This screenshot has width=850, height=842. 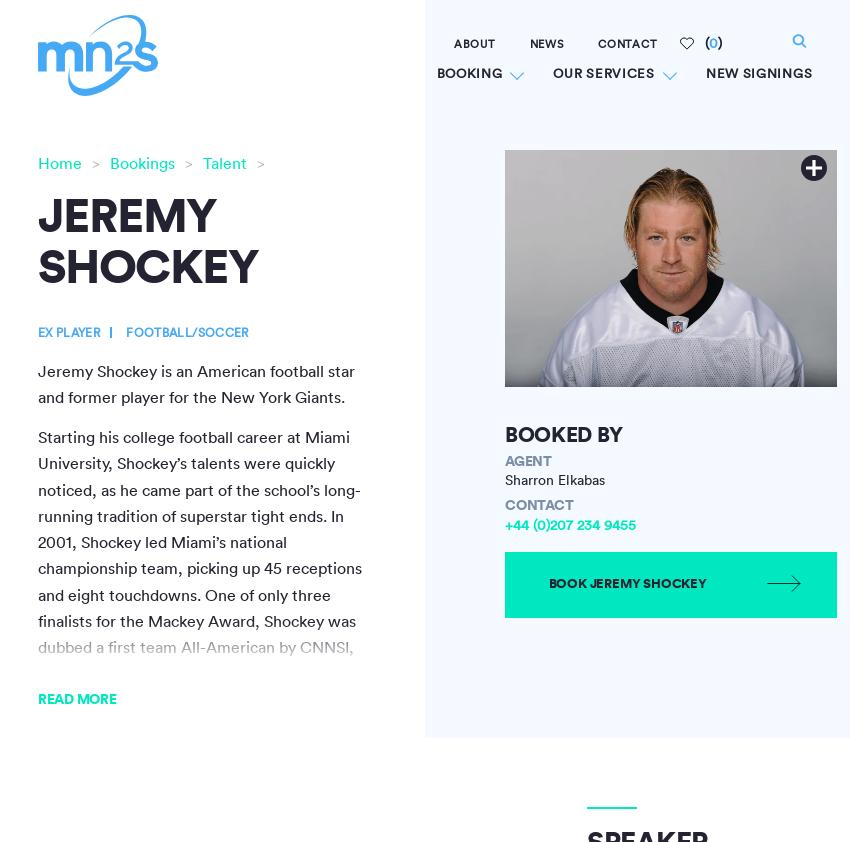 I want to click on 'Football/Soccer', so click(x=186, y=331).